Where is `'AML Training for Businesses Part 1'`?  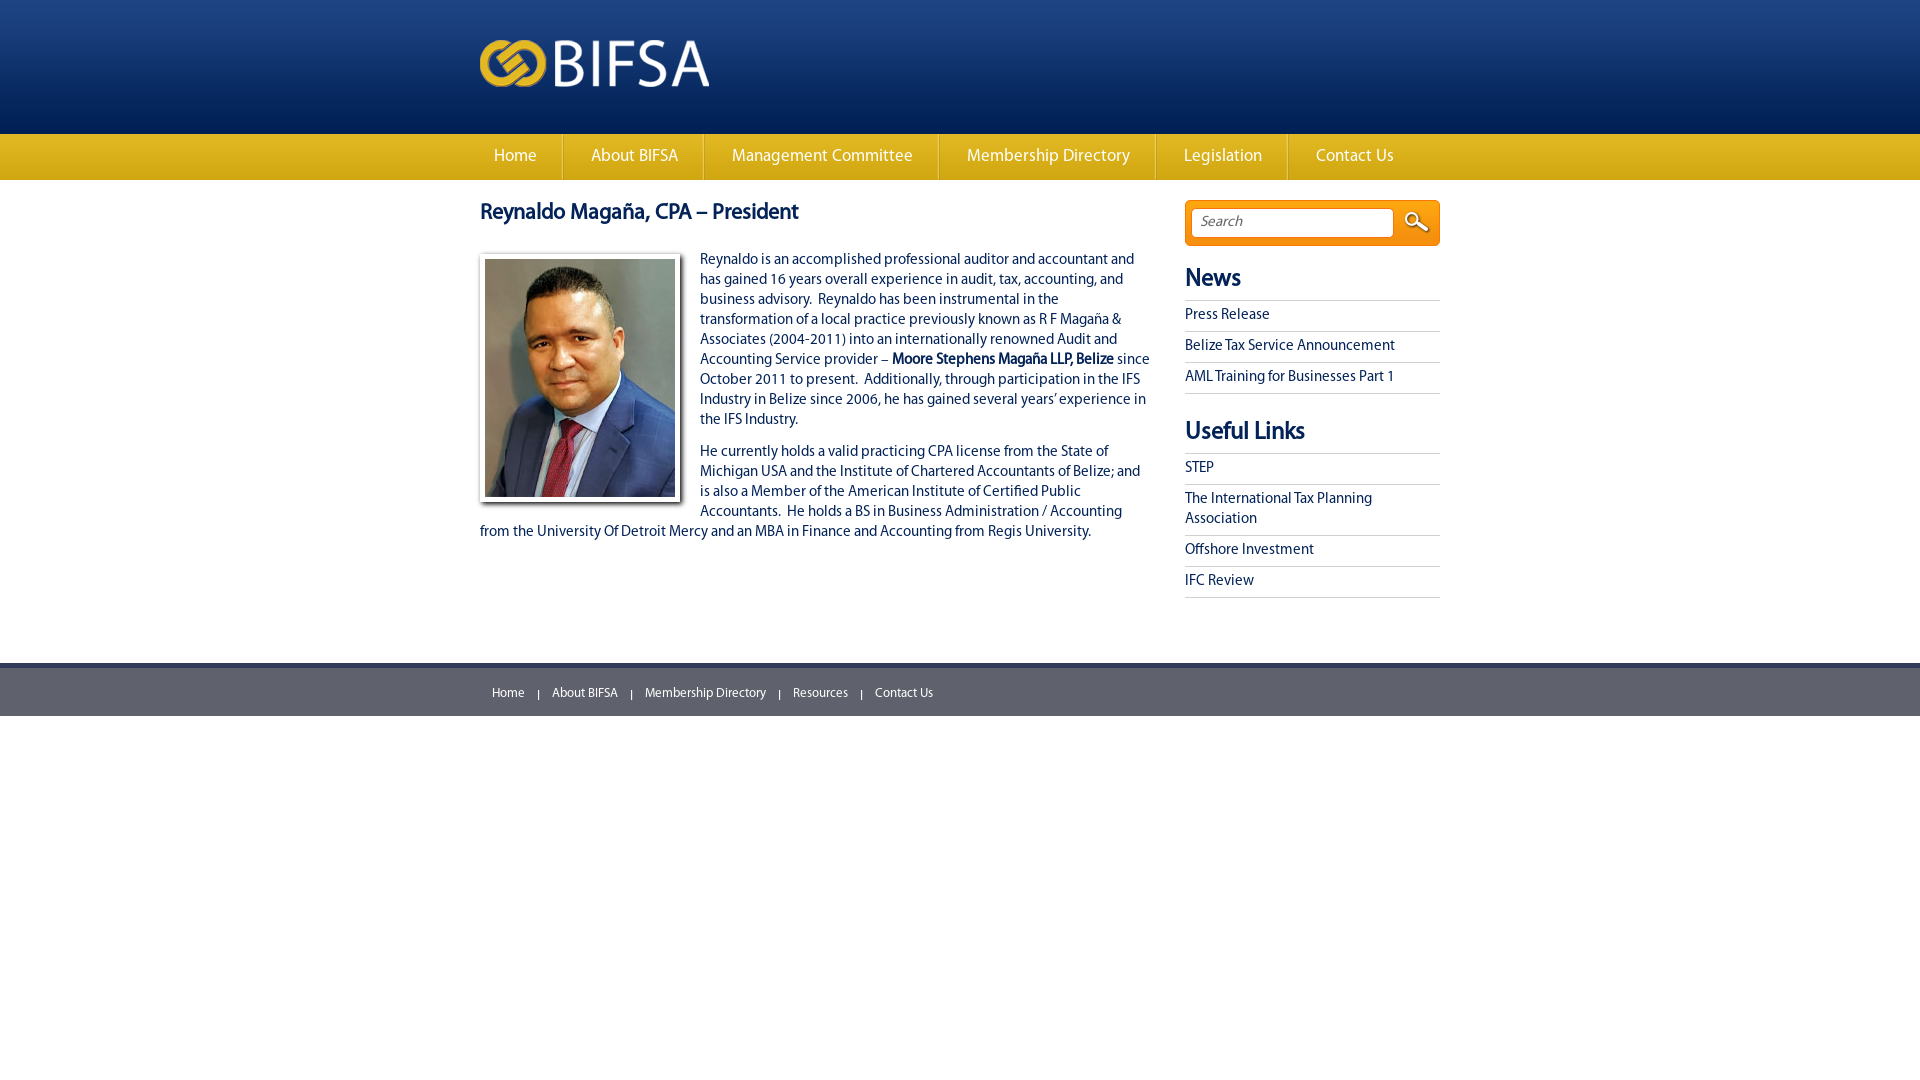 'AML Training for Businesses Part 1' is located at coordinates (1185, 378).